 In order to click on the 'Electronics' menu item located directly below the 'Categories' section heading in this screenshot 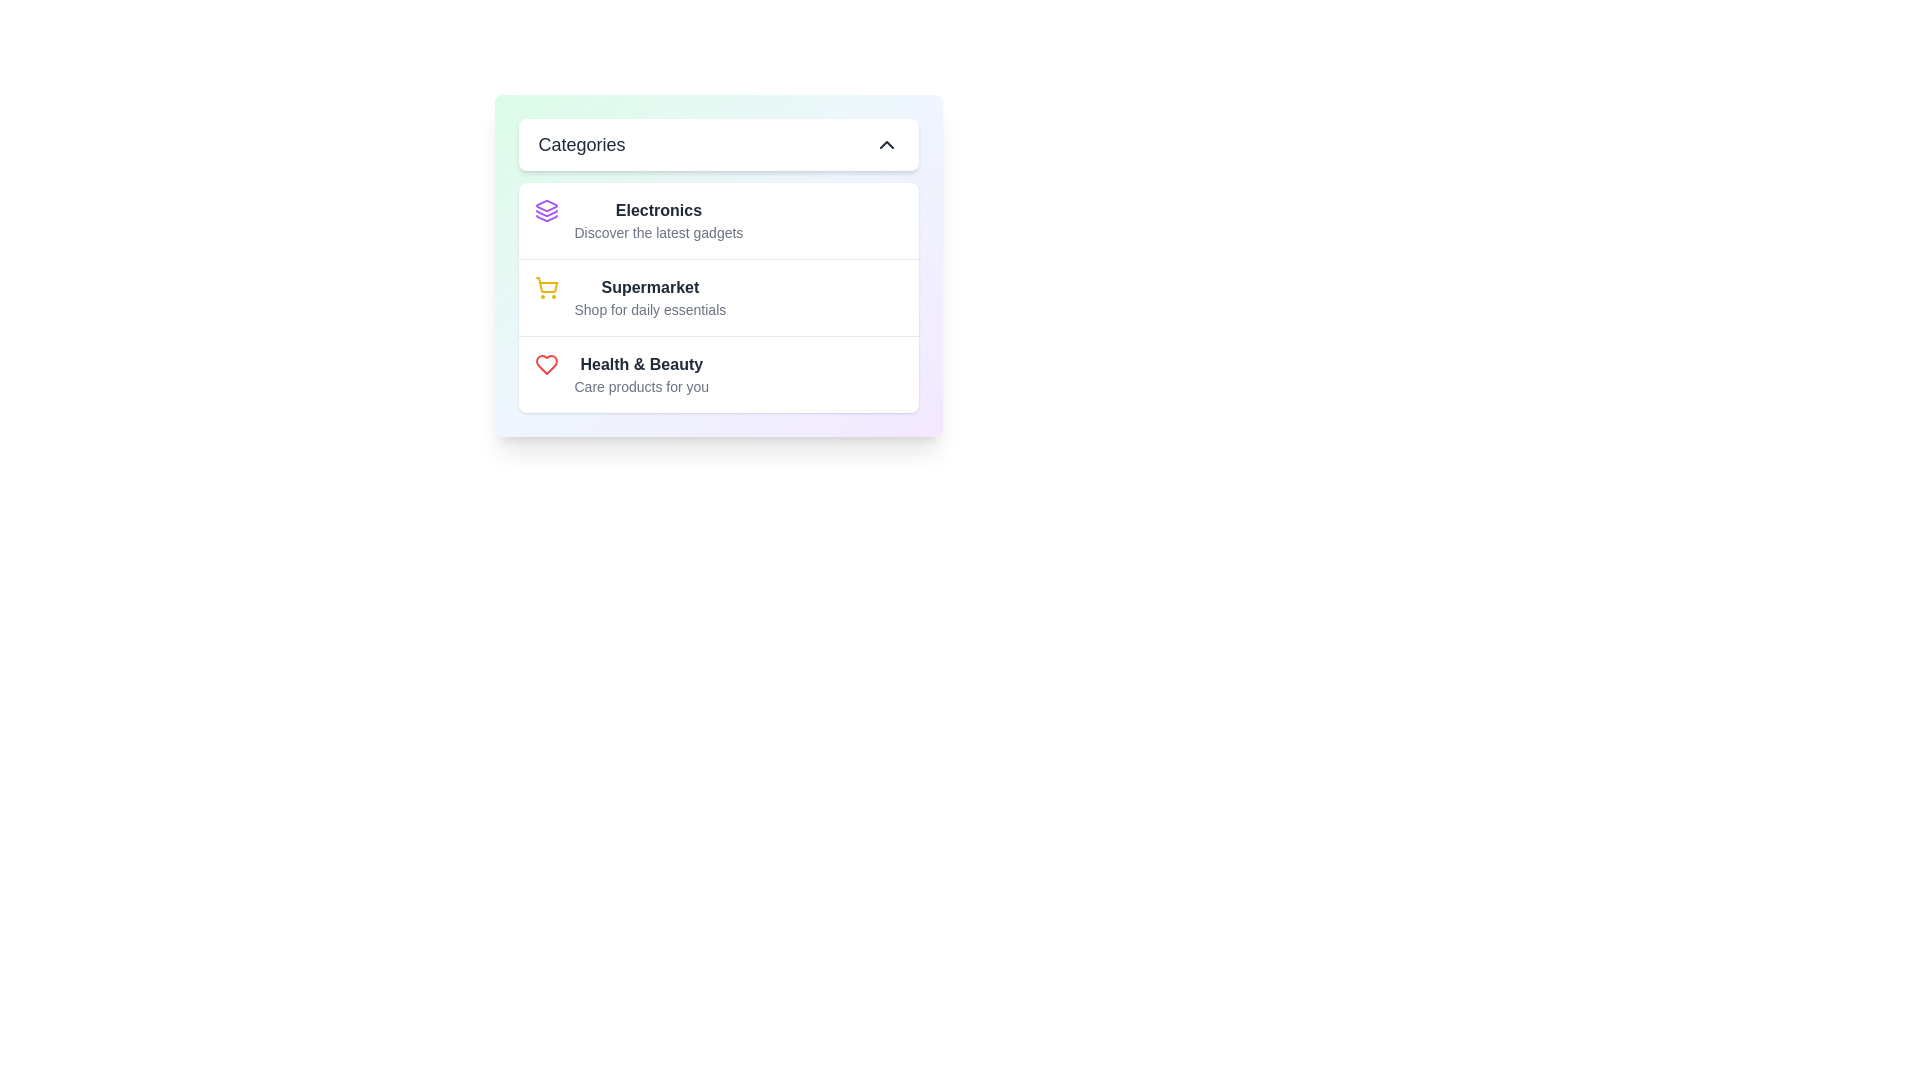, I will do `click(718, 220)`.